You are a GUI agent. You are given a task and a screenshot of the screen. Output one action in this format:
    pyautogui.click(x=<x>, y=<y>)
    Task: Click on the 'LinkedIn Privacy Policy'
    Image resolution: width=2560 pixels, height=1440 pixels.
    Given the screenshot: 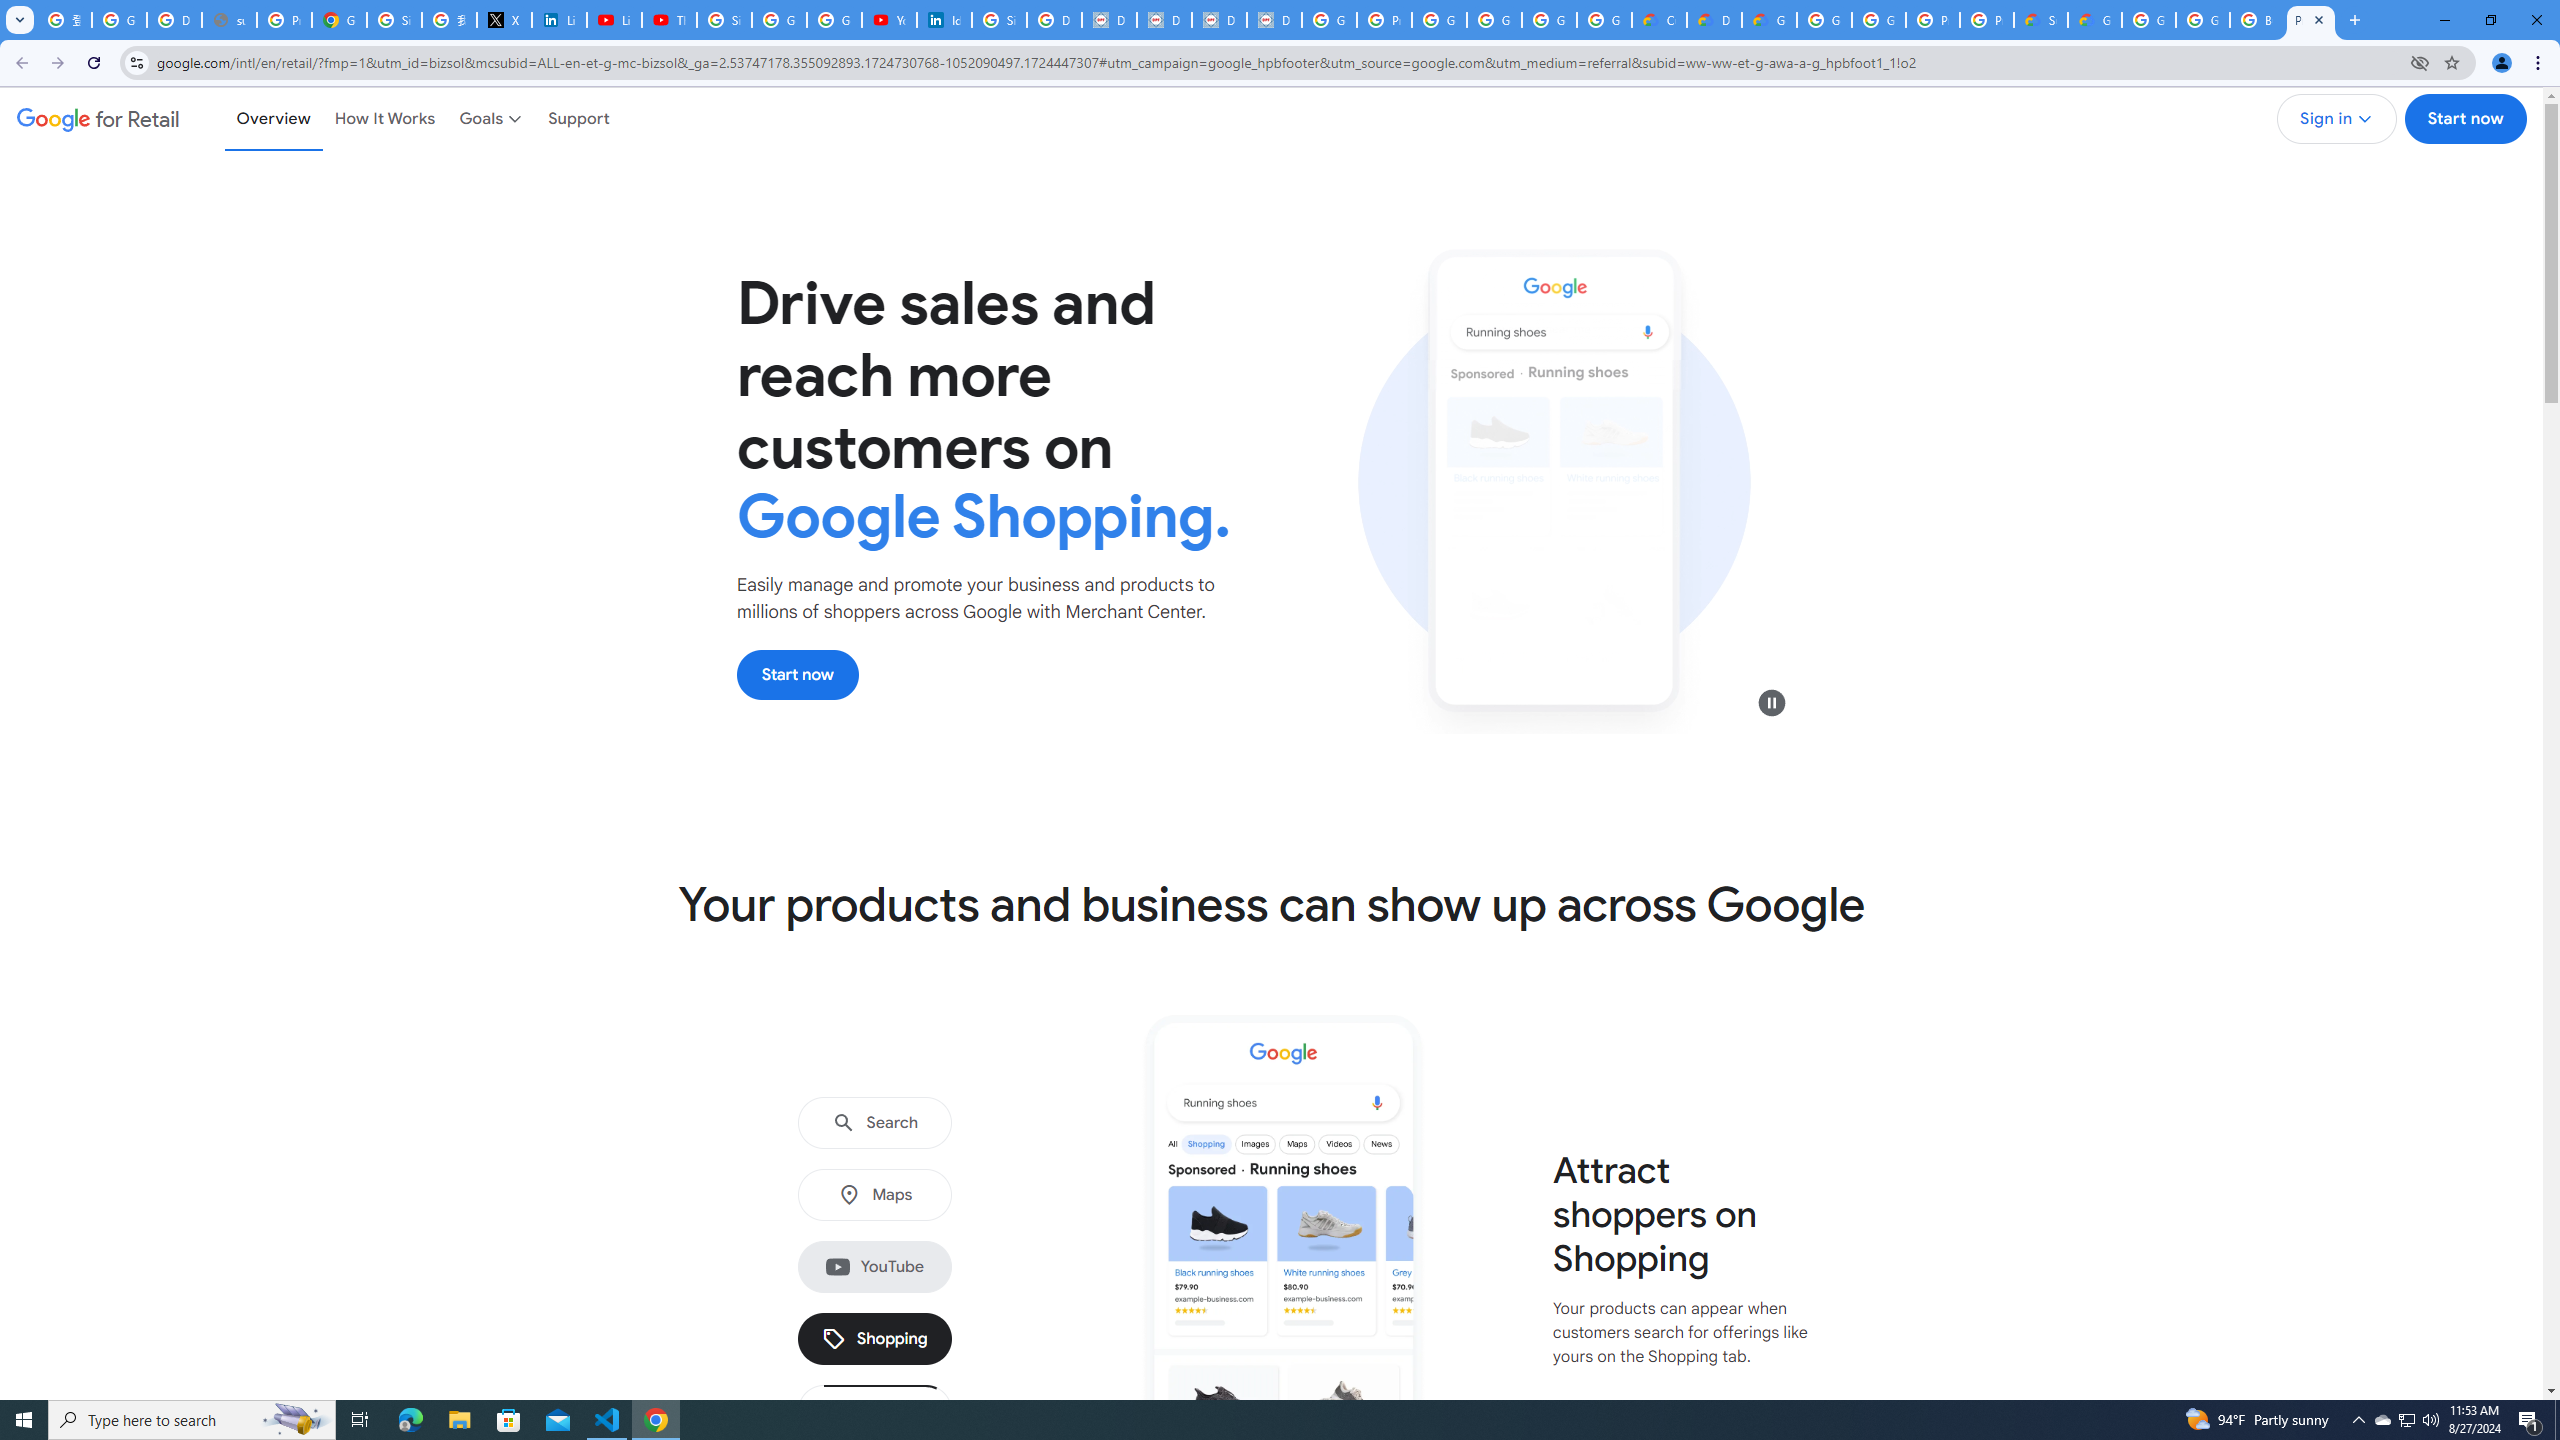 What is the action you would take?
    pyautogui.click(x=558, y=19)
    